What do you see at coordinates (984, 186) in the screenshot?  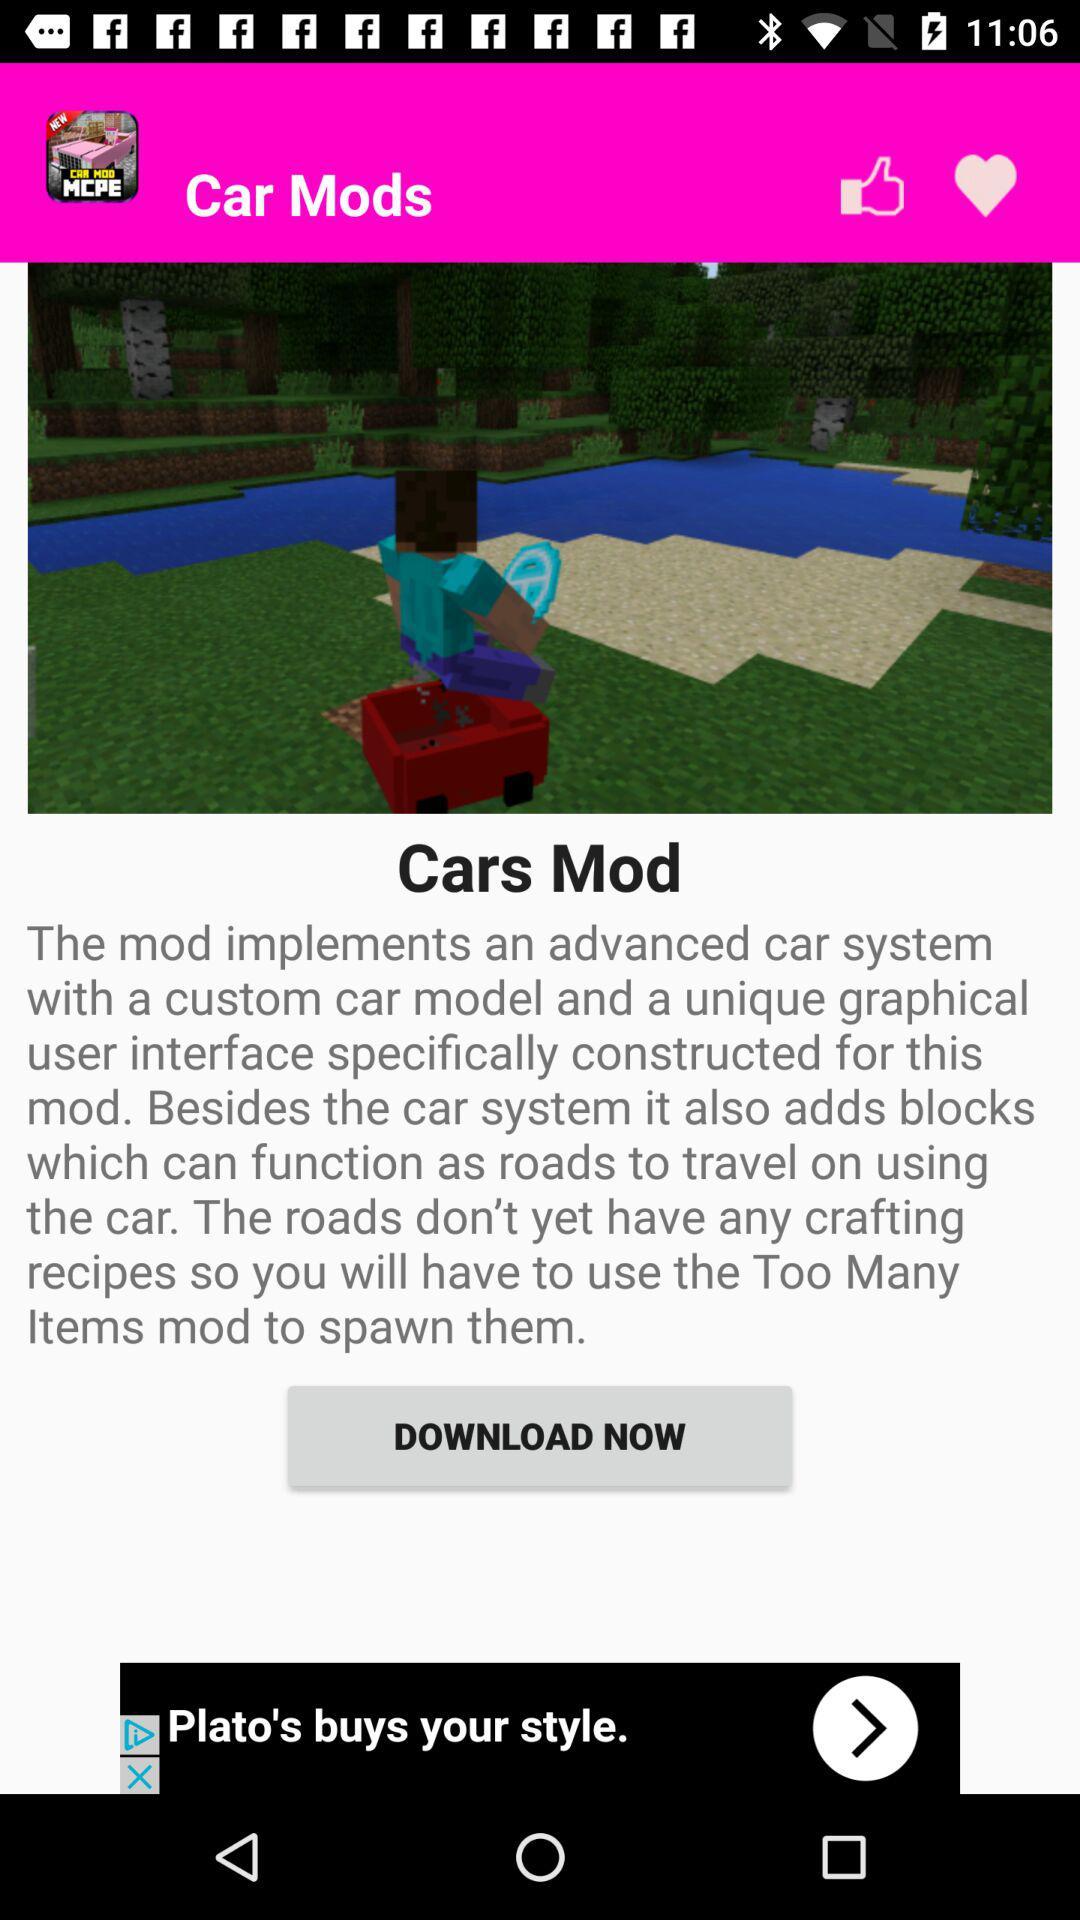 I see `heart botton` at bounding box center [984, 186].